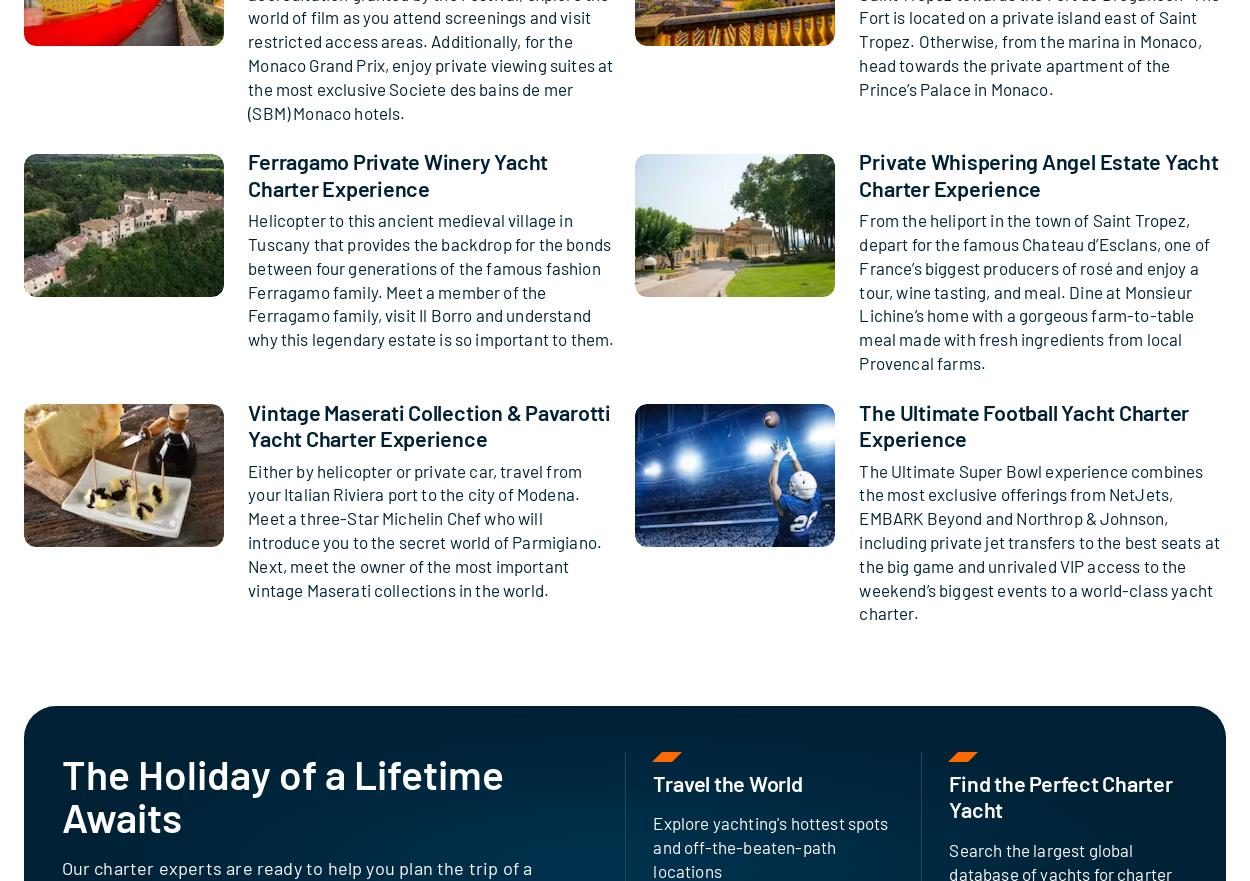 This screenshot has height=881, width=1250. Describe the element at coordinates (726, 783) in the screenshot. I see `'Travel the World'` at that location.